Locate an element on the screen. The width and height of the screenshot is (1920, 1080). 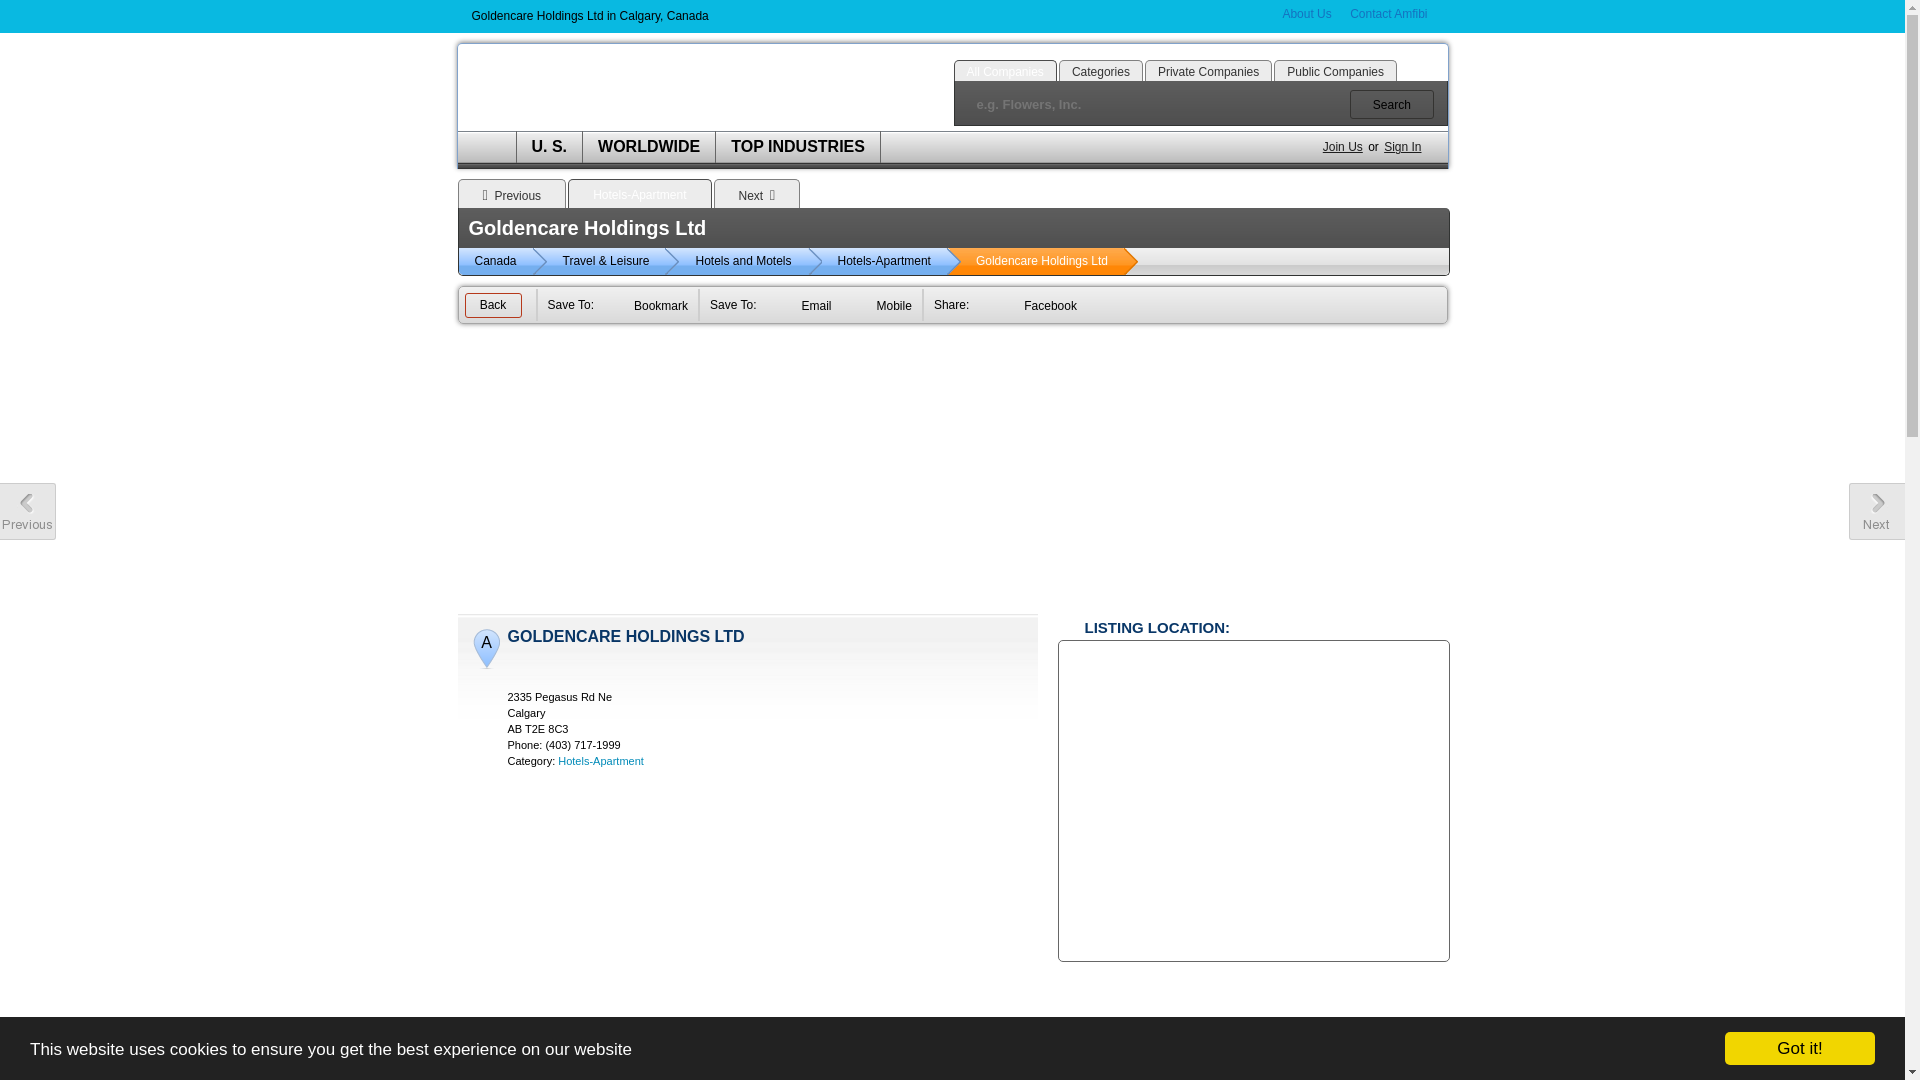
'GOLDENCARE HOLDINGS LTD' is located at coordinates (625, 636).